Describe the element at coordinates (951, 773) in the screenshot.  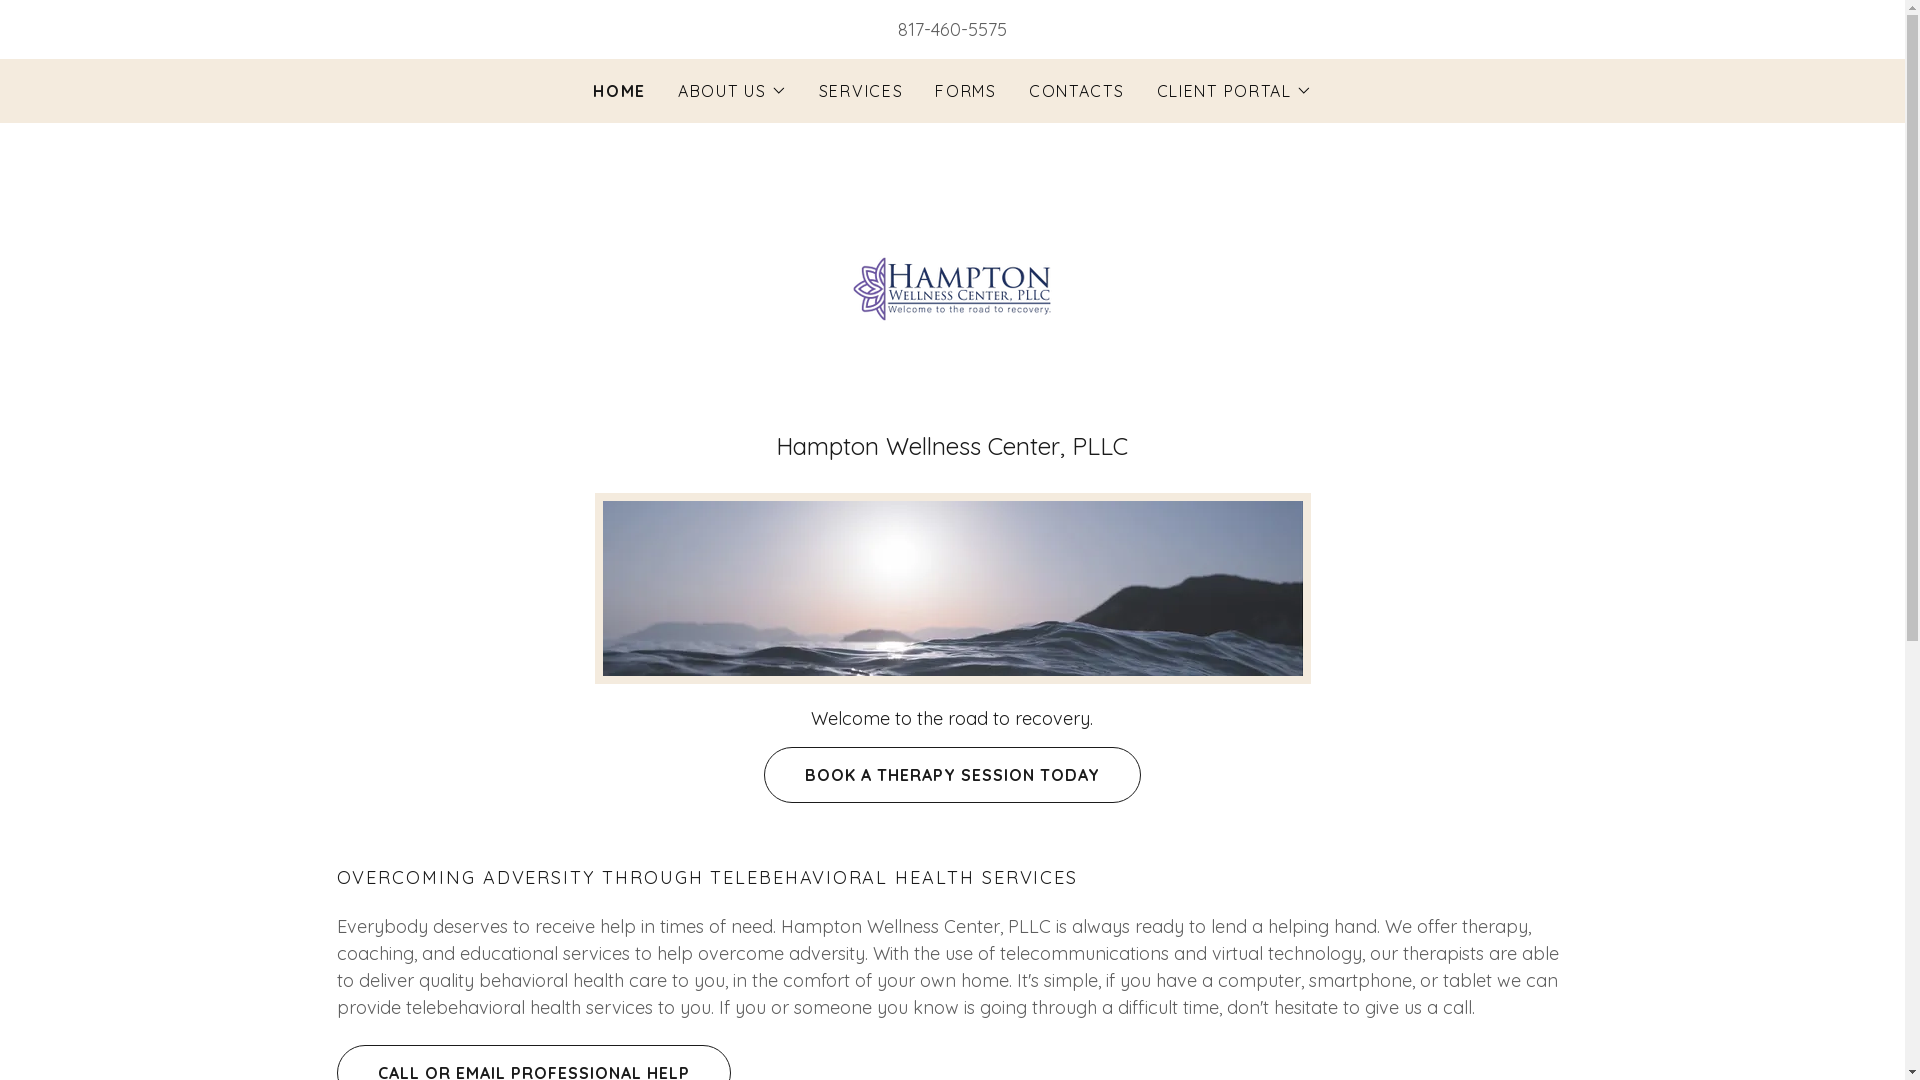
I see `'BOOK A THERAPY SESSION TODAY'` at that location.